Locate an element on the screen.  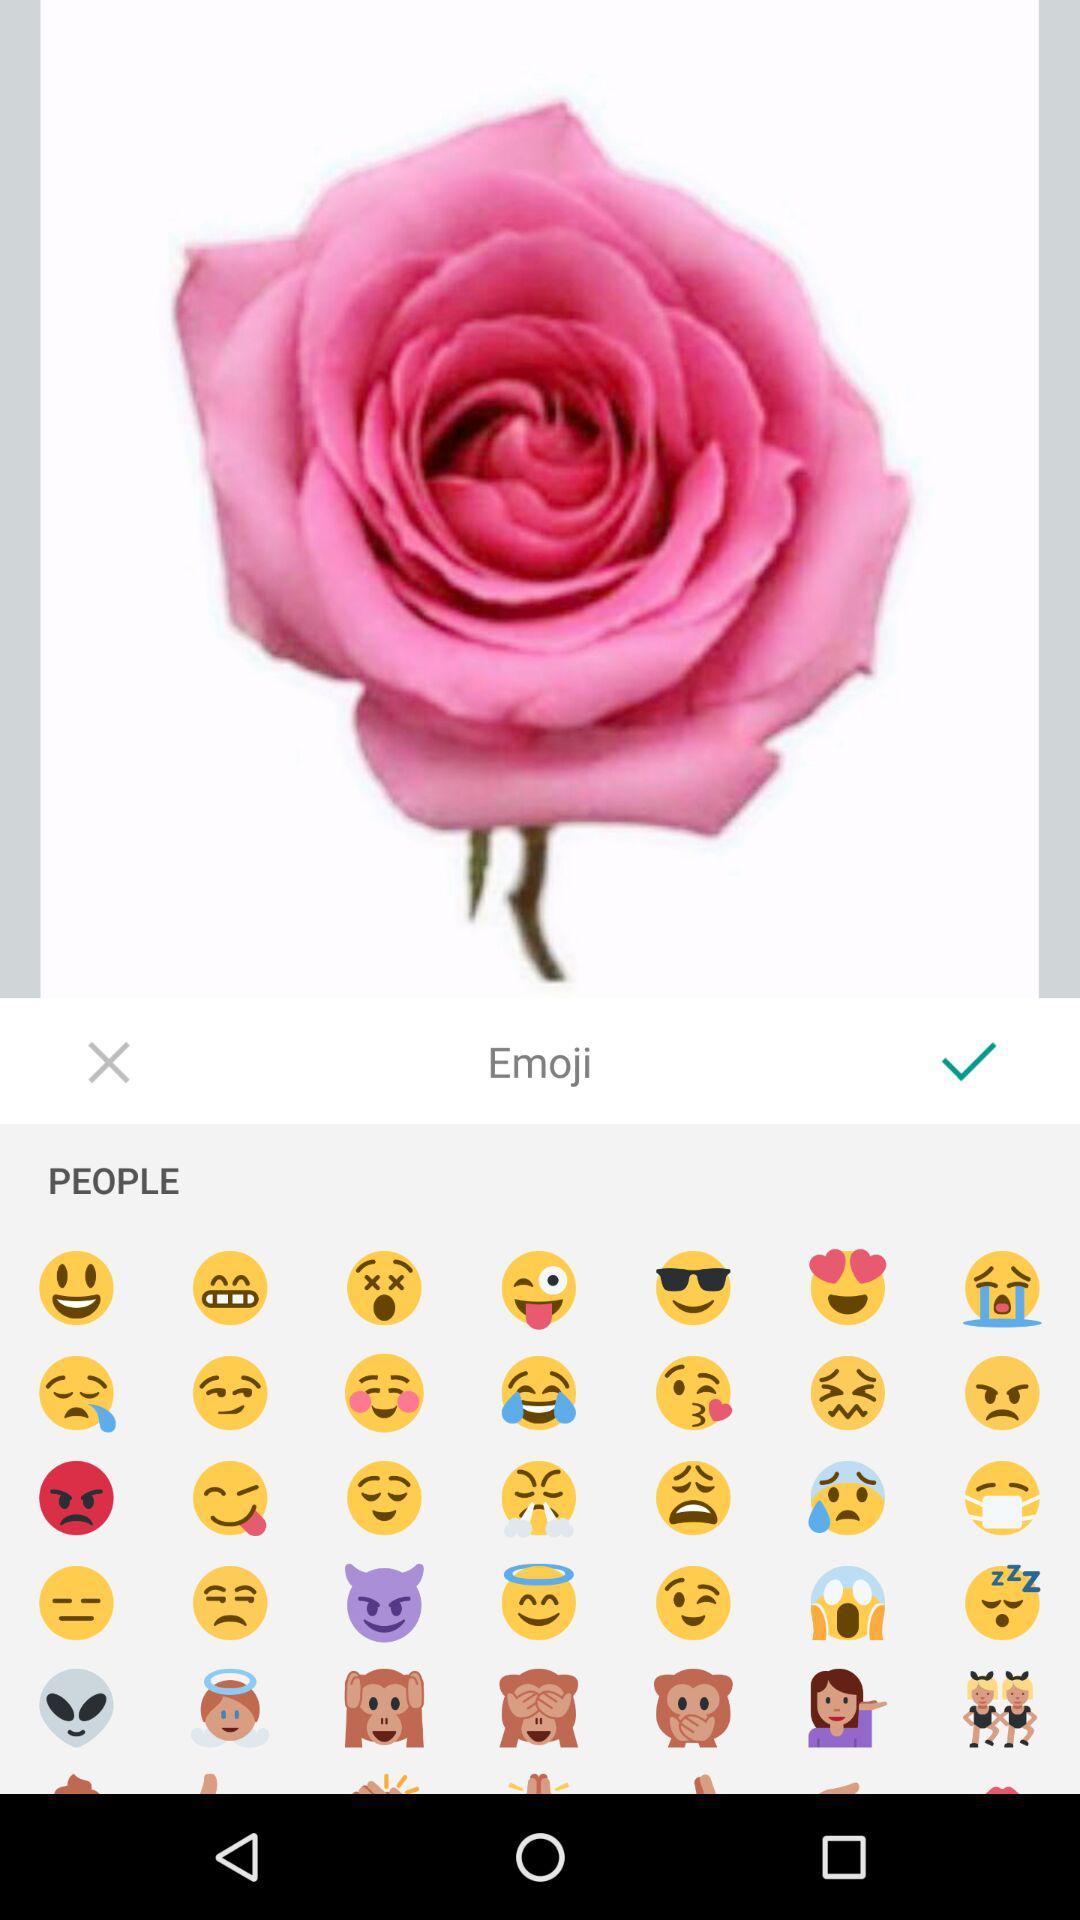
blushing emoji is located at coordinates (384, 1392).